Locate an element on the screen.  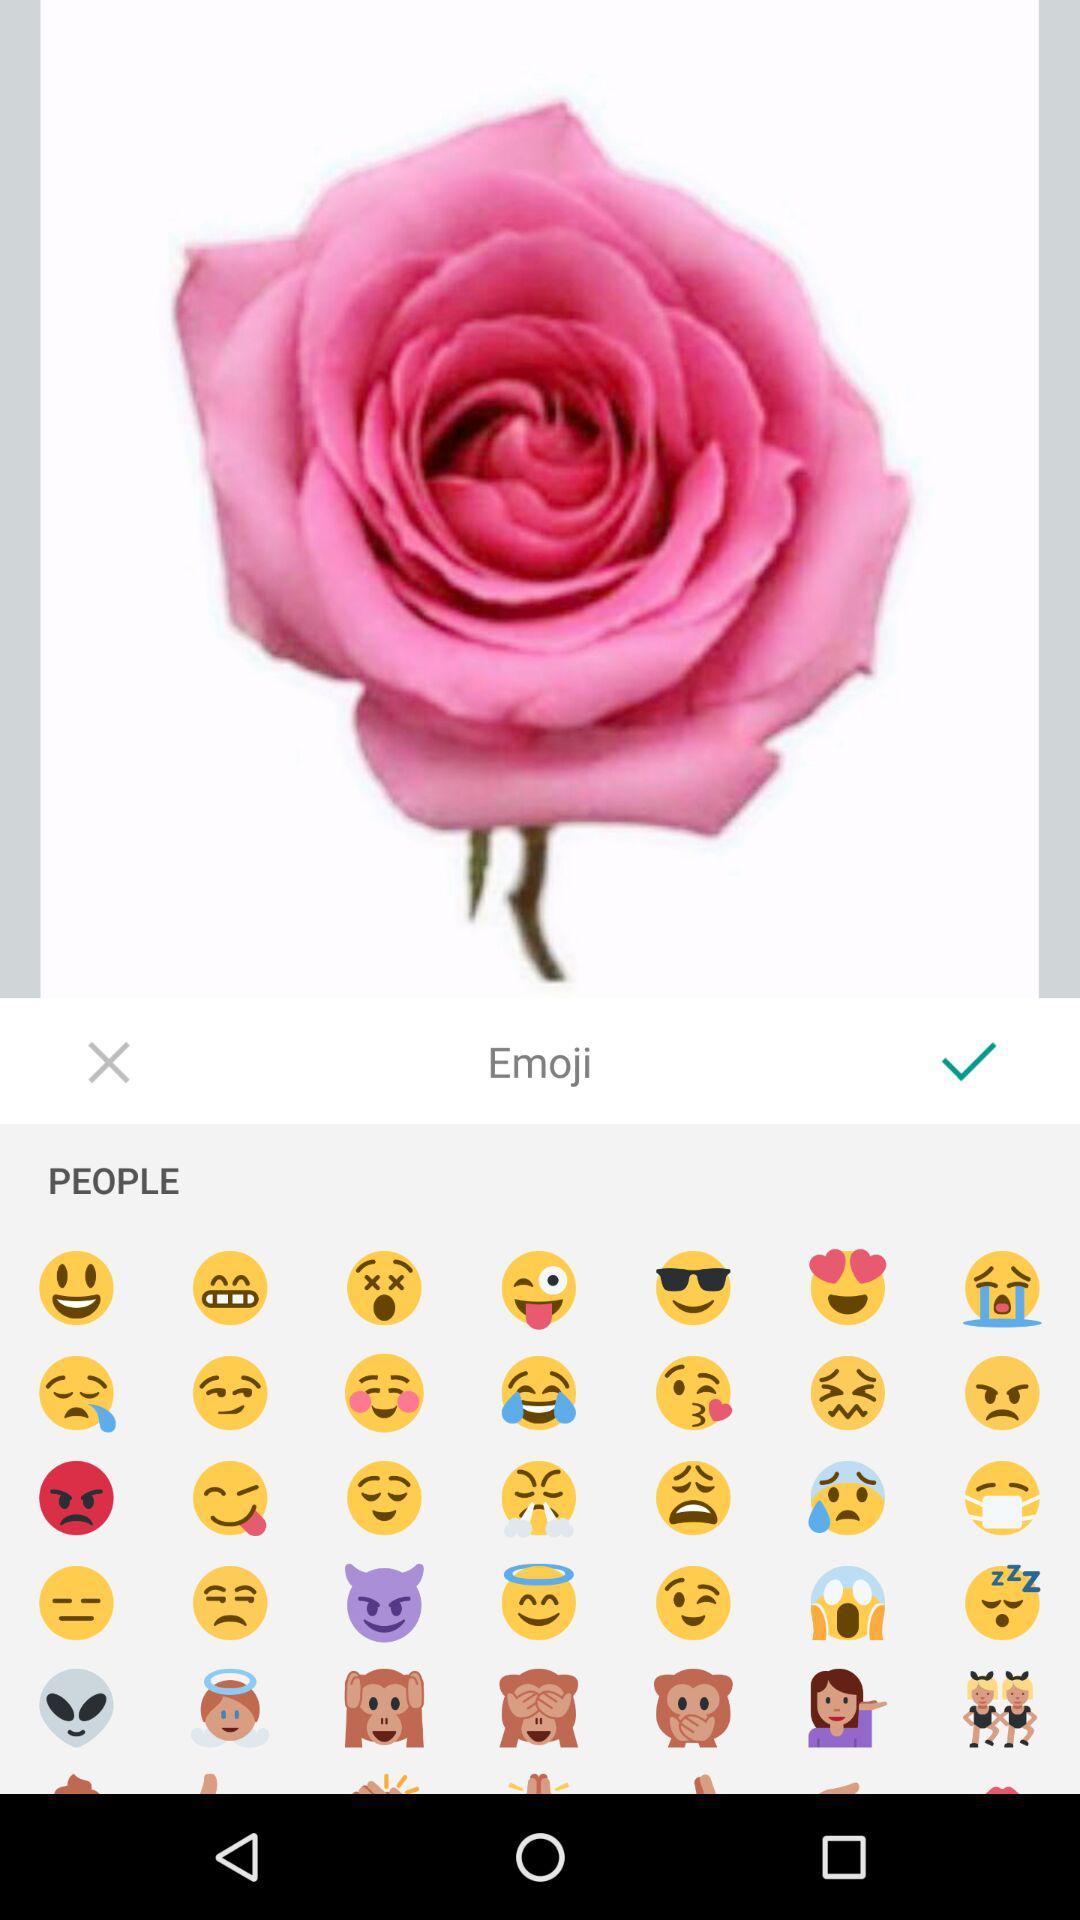
blushing emoji is located at coordinates (384, 1392).